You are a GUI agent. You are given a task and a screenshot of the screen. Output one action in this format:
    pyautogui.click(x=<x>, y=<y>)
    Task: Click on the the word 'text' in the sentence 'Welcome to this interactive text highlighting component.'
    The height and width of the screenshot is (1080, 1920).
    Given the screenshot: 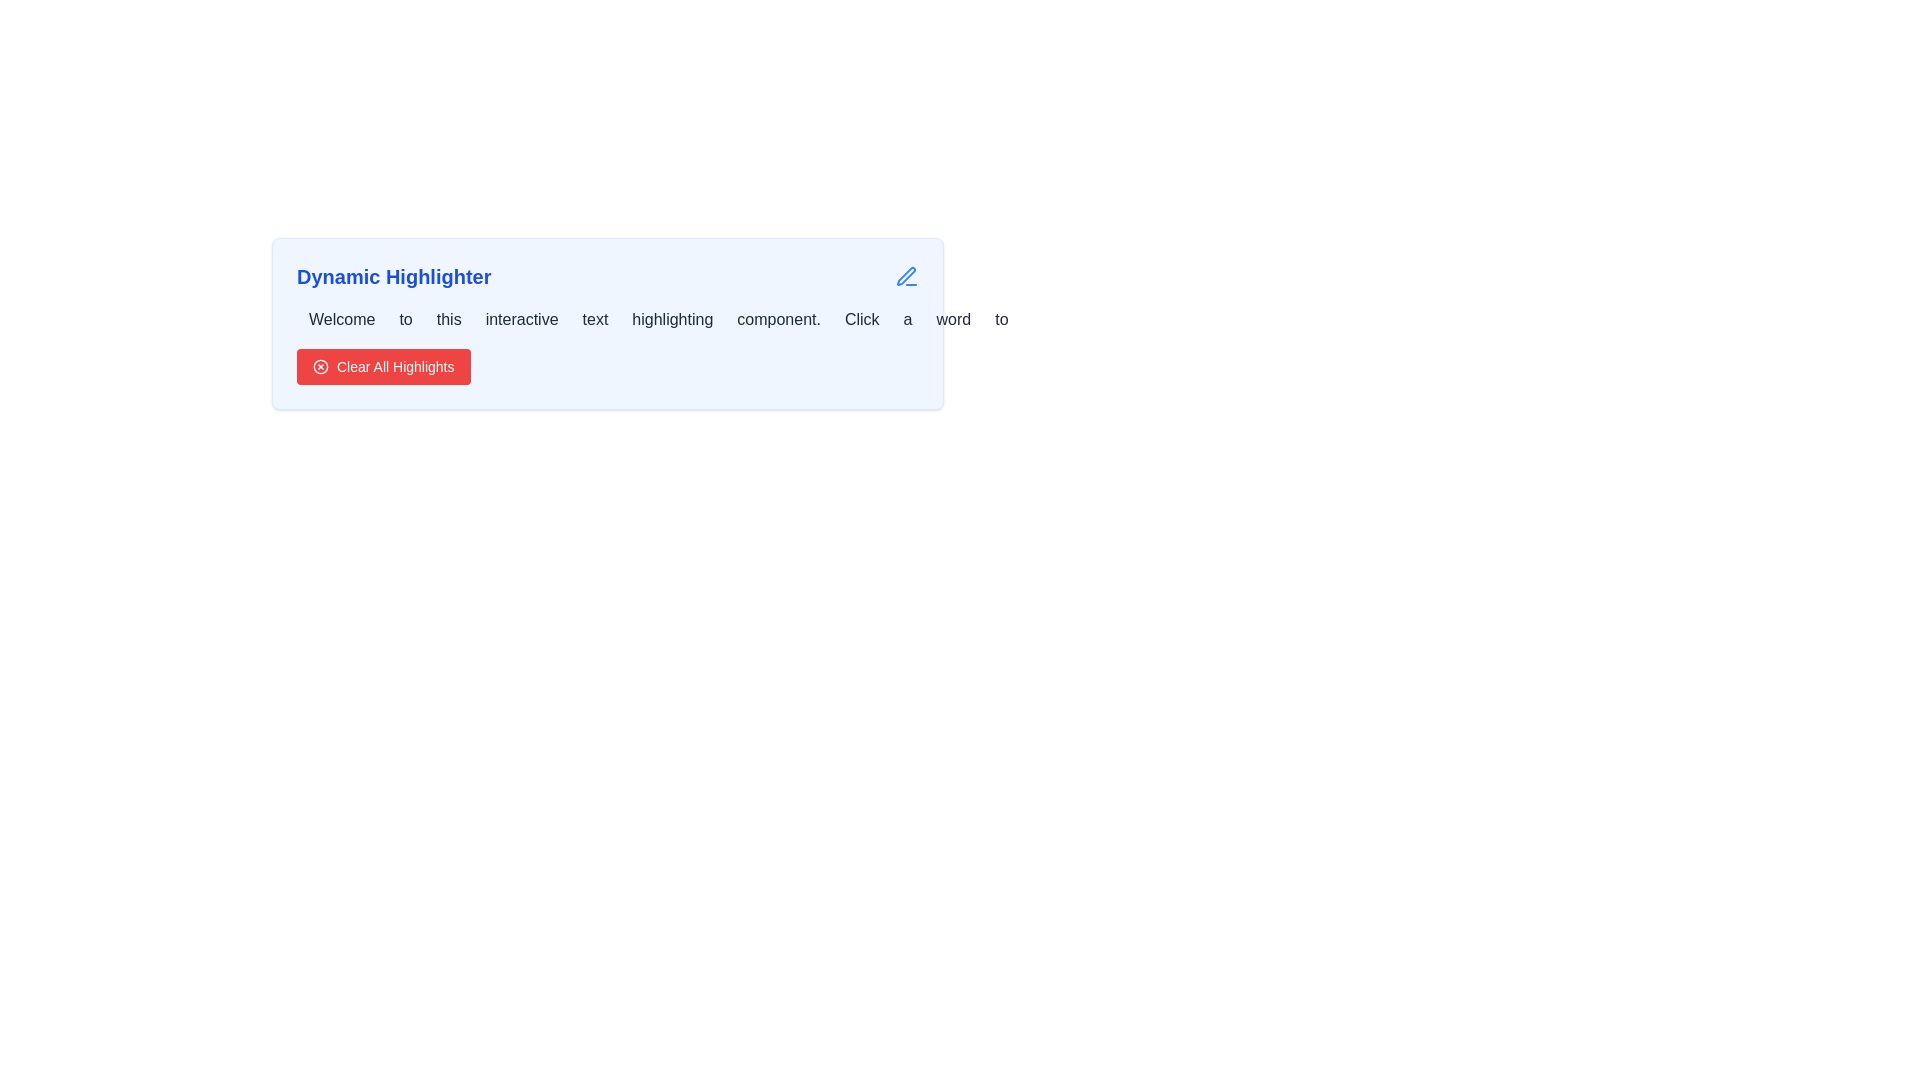 What is the action you would take?
    pyautogui.click(x=594, y=318)
    